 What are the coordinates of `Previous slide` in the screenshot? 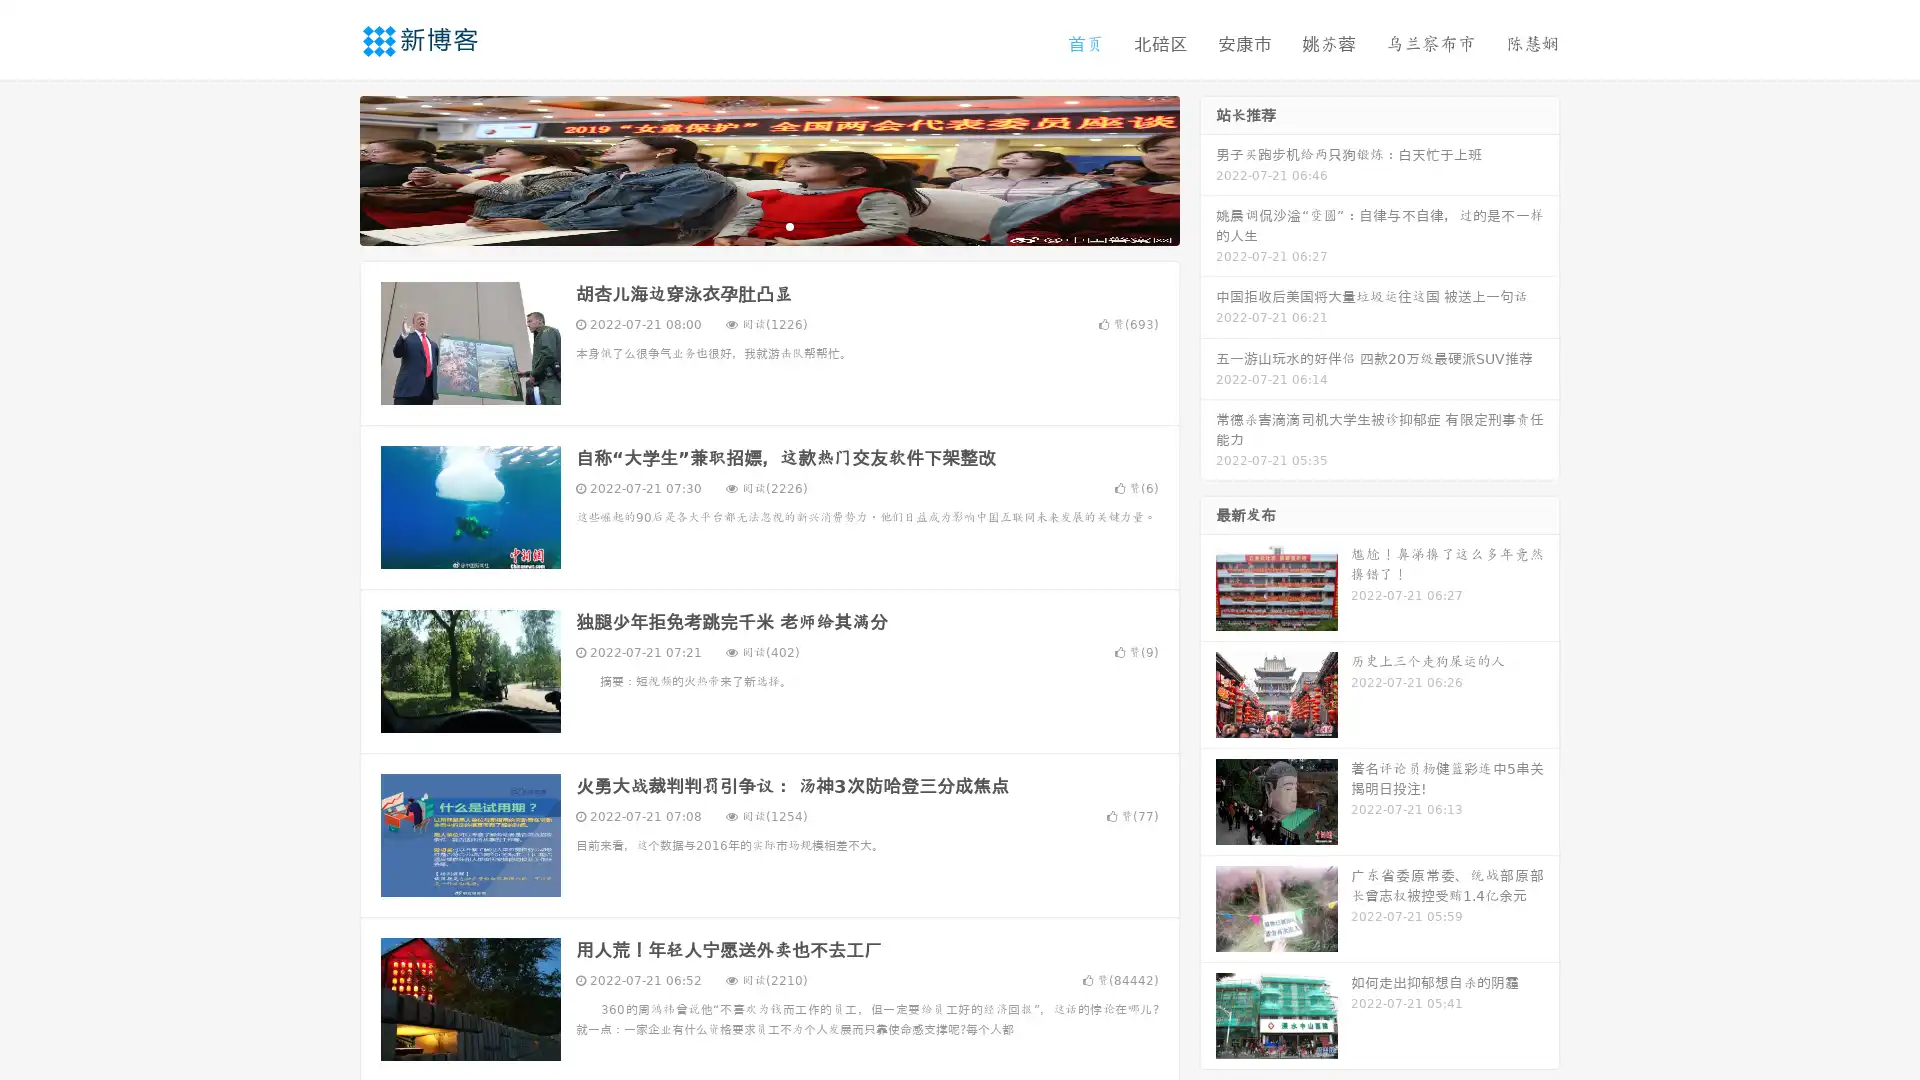 It's located at (330, 168).